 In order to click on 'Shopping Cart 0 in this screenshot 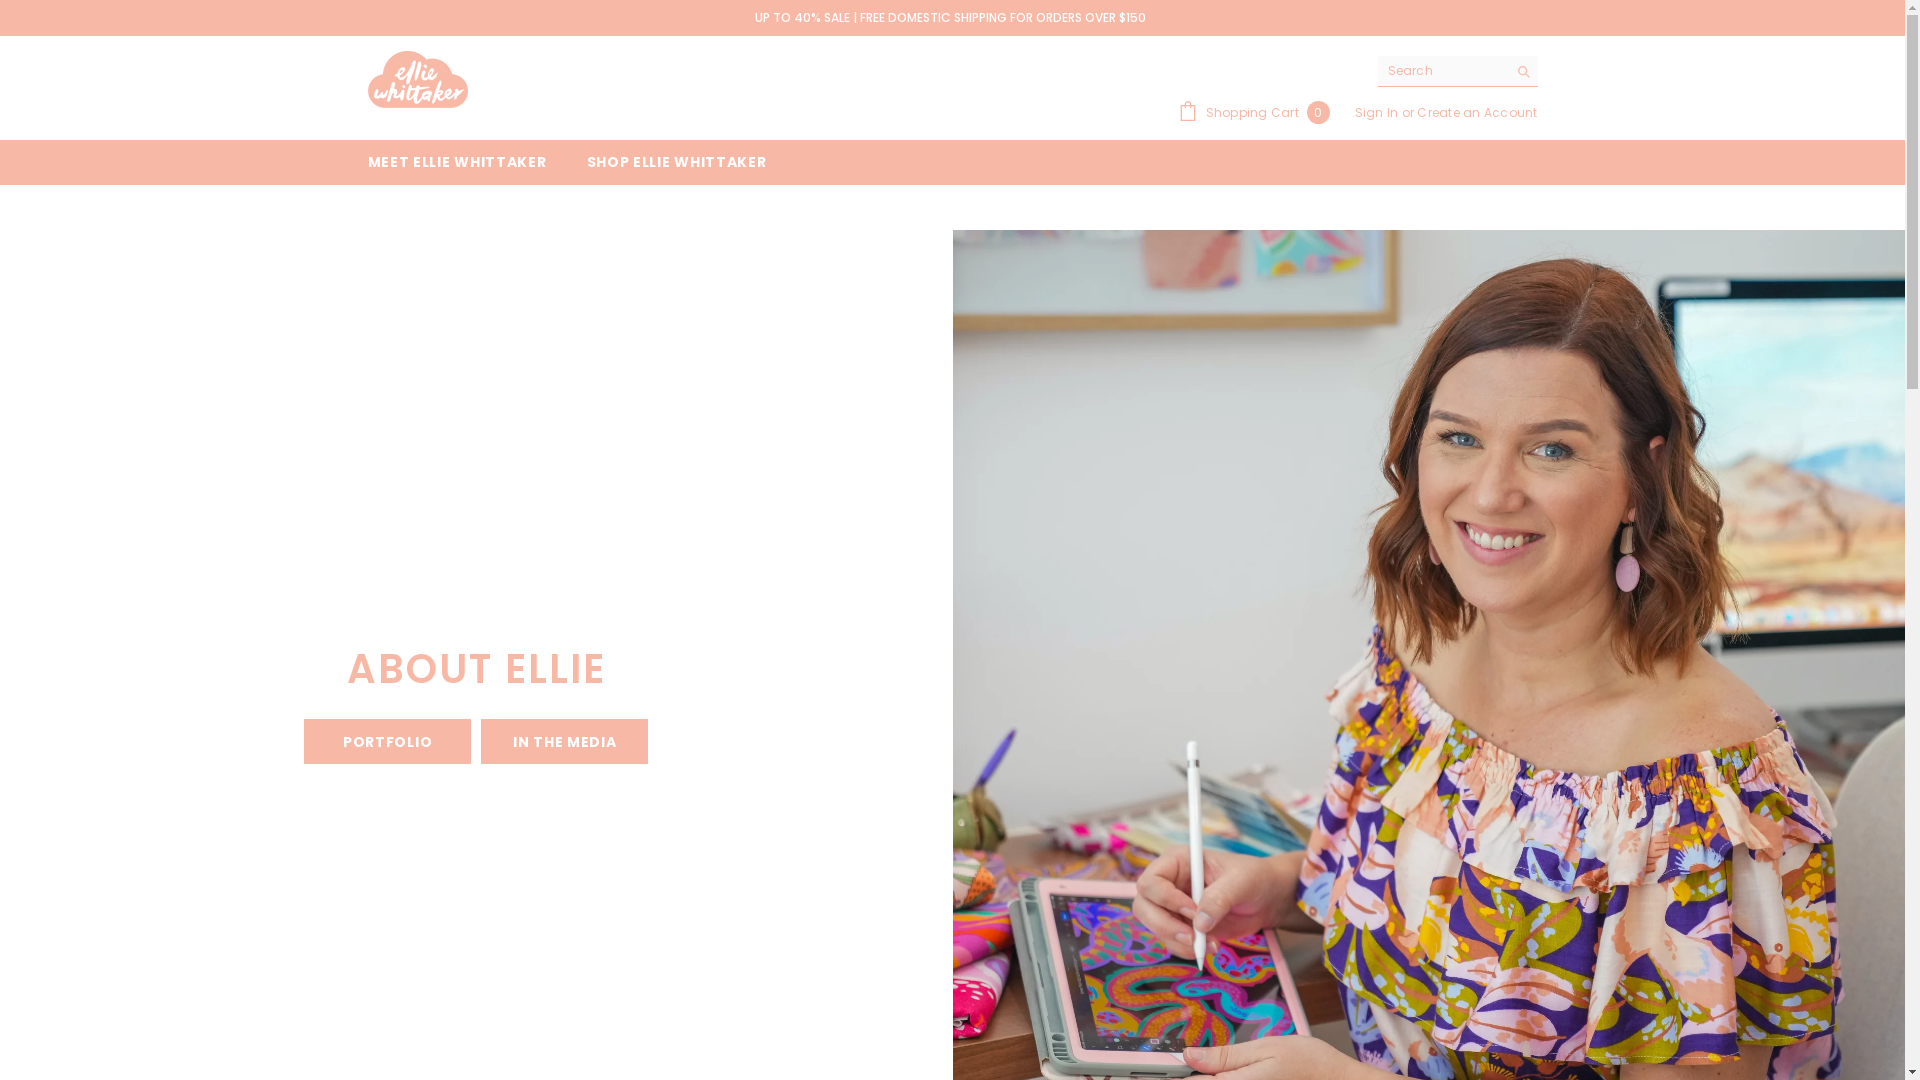, I will do `click(1252, 112)`.